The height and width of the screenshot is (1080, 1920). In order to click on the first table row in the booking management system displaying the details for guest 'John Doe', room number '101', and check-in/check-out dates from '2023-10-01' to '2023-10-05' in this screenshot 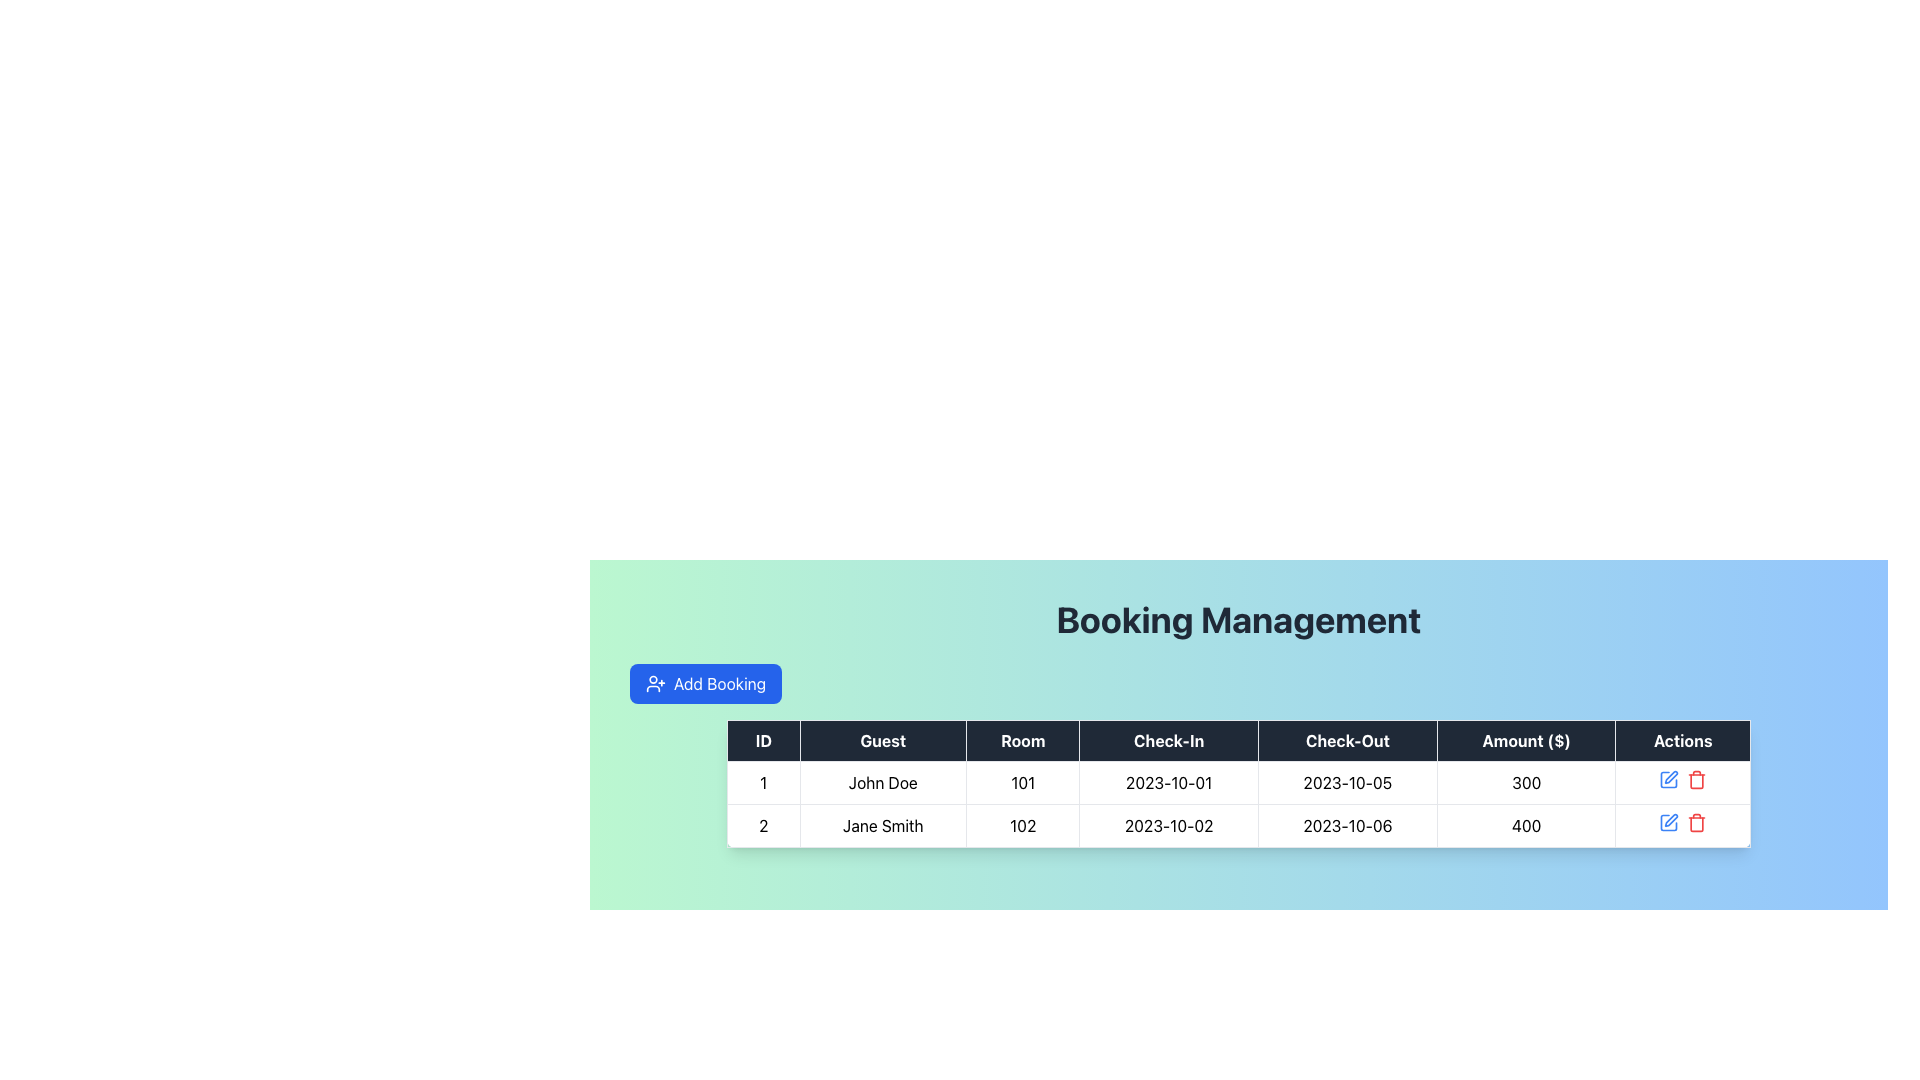, I will do `click(1237, 802)`.